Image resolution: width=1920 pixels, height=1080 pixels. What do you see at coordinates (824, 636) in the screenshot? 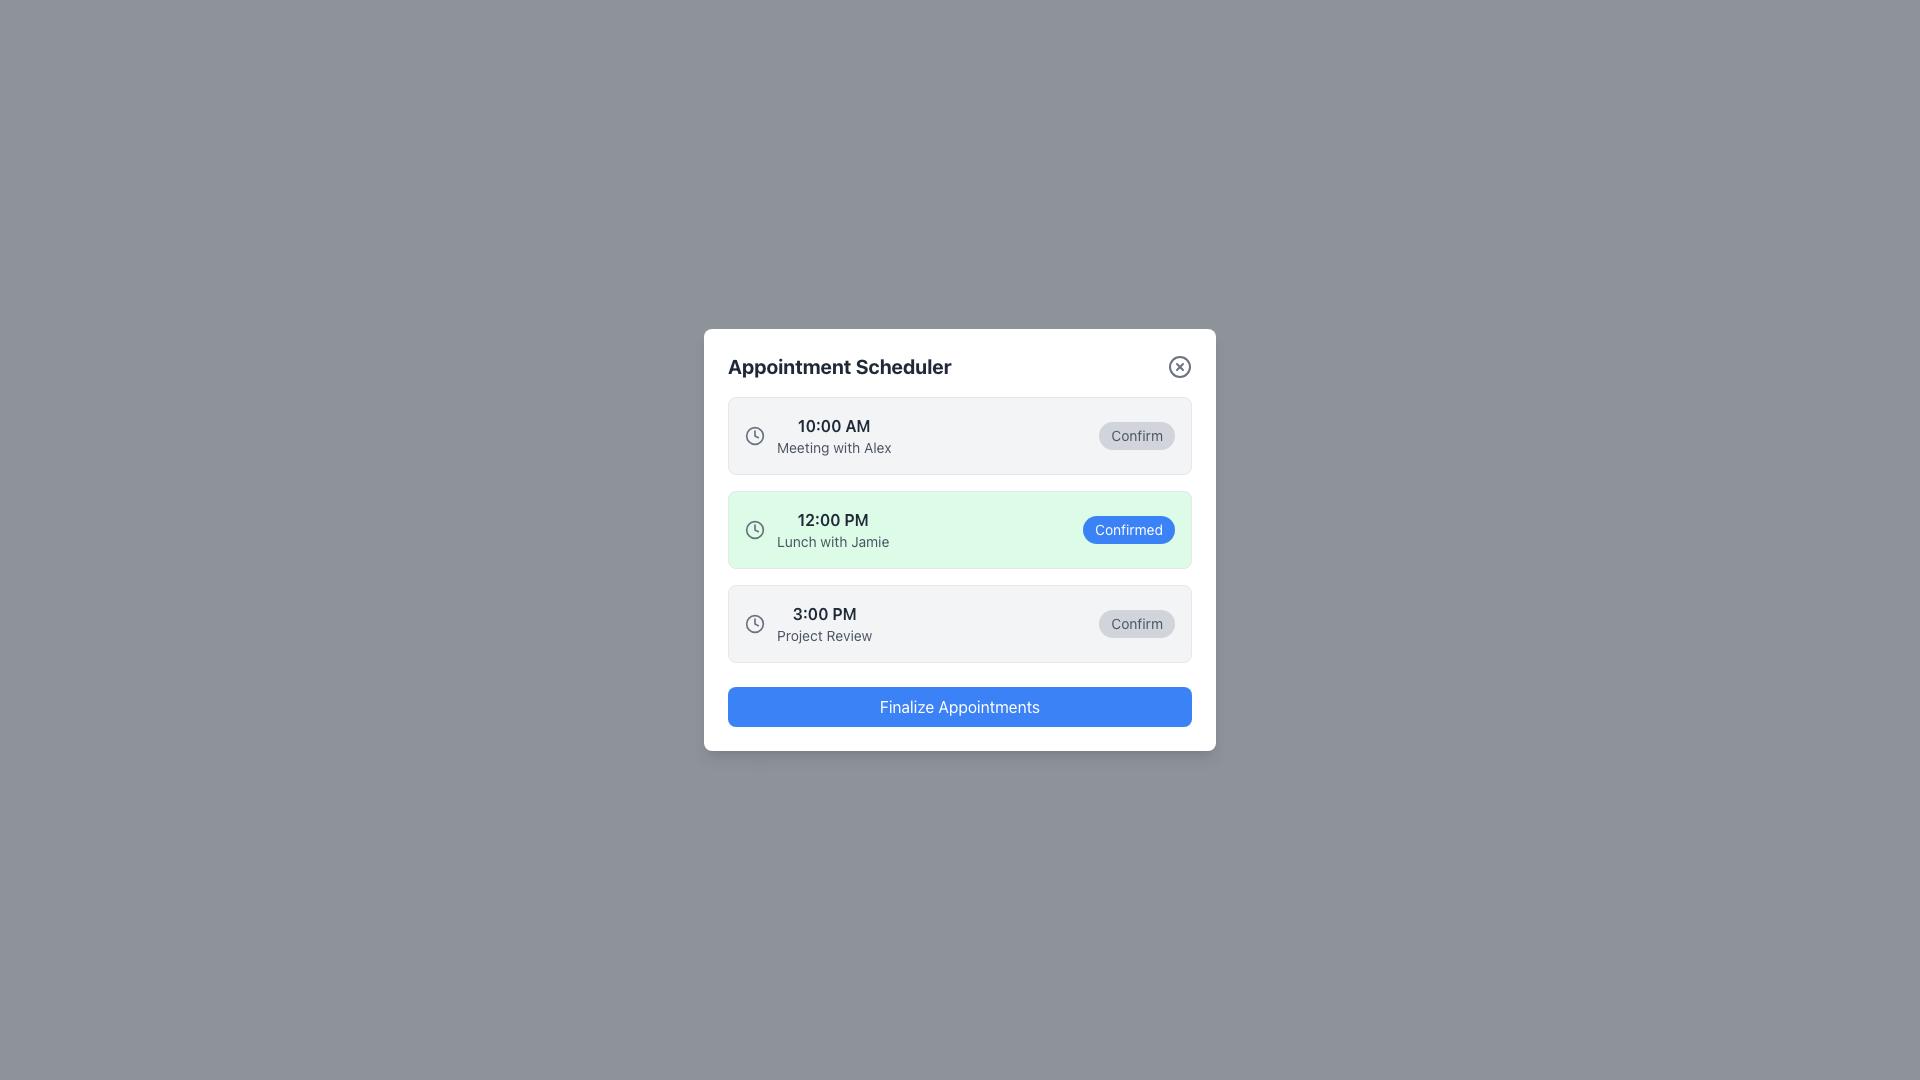
I see `the text label that describes the event scheduled at 3:00 PM, located within the third appointment entry block of the 'Appointment Scheduler' dialog box, positioned underneath '3:00 PM' and aligned to its left` at bounding box center [824, 636].